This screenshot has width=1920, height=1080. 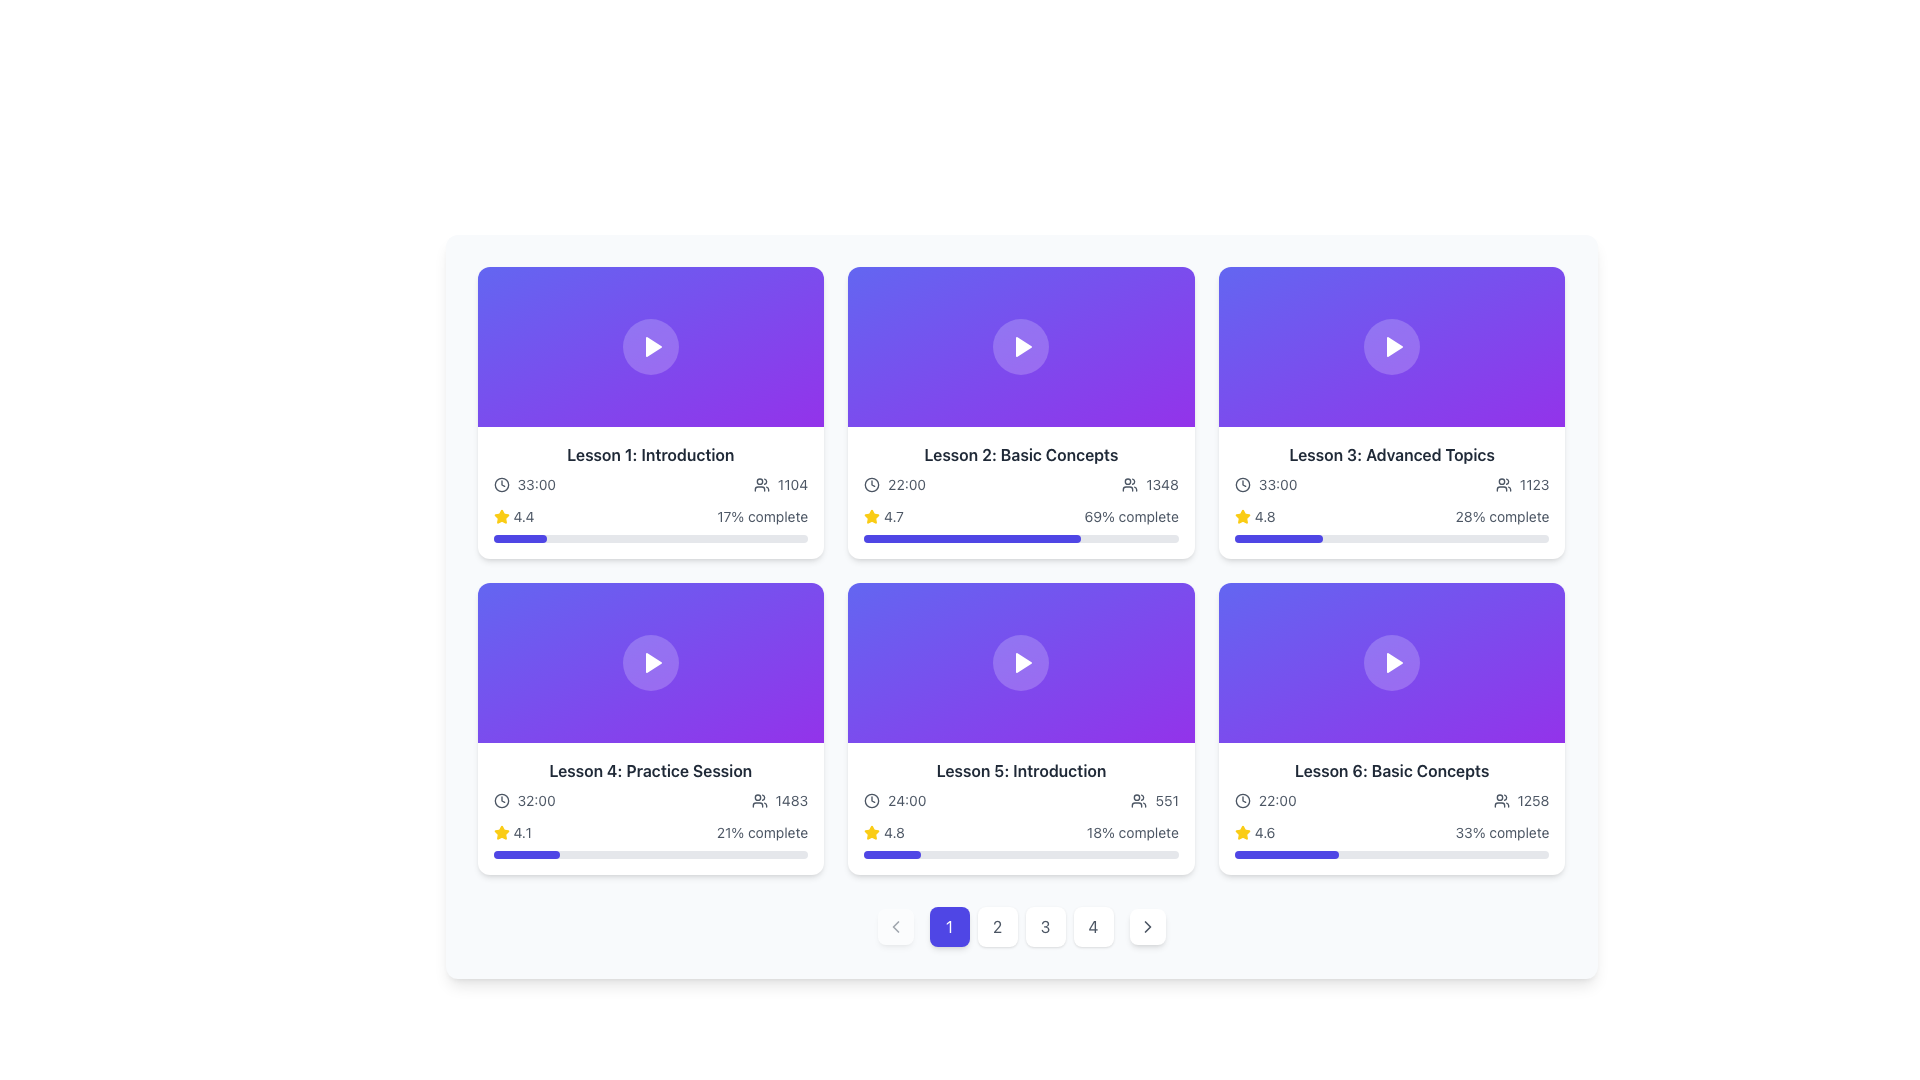 What do you see at coordinates (872, 800) in the screenshot?
I see `the time duration icon located in the bottom-left region of the fifth lesson card, adjacent to the text '24:00'` at bounding box center [872, 800].